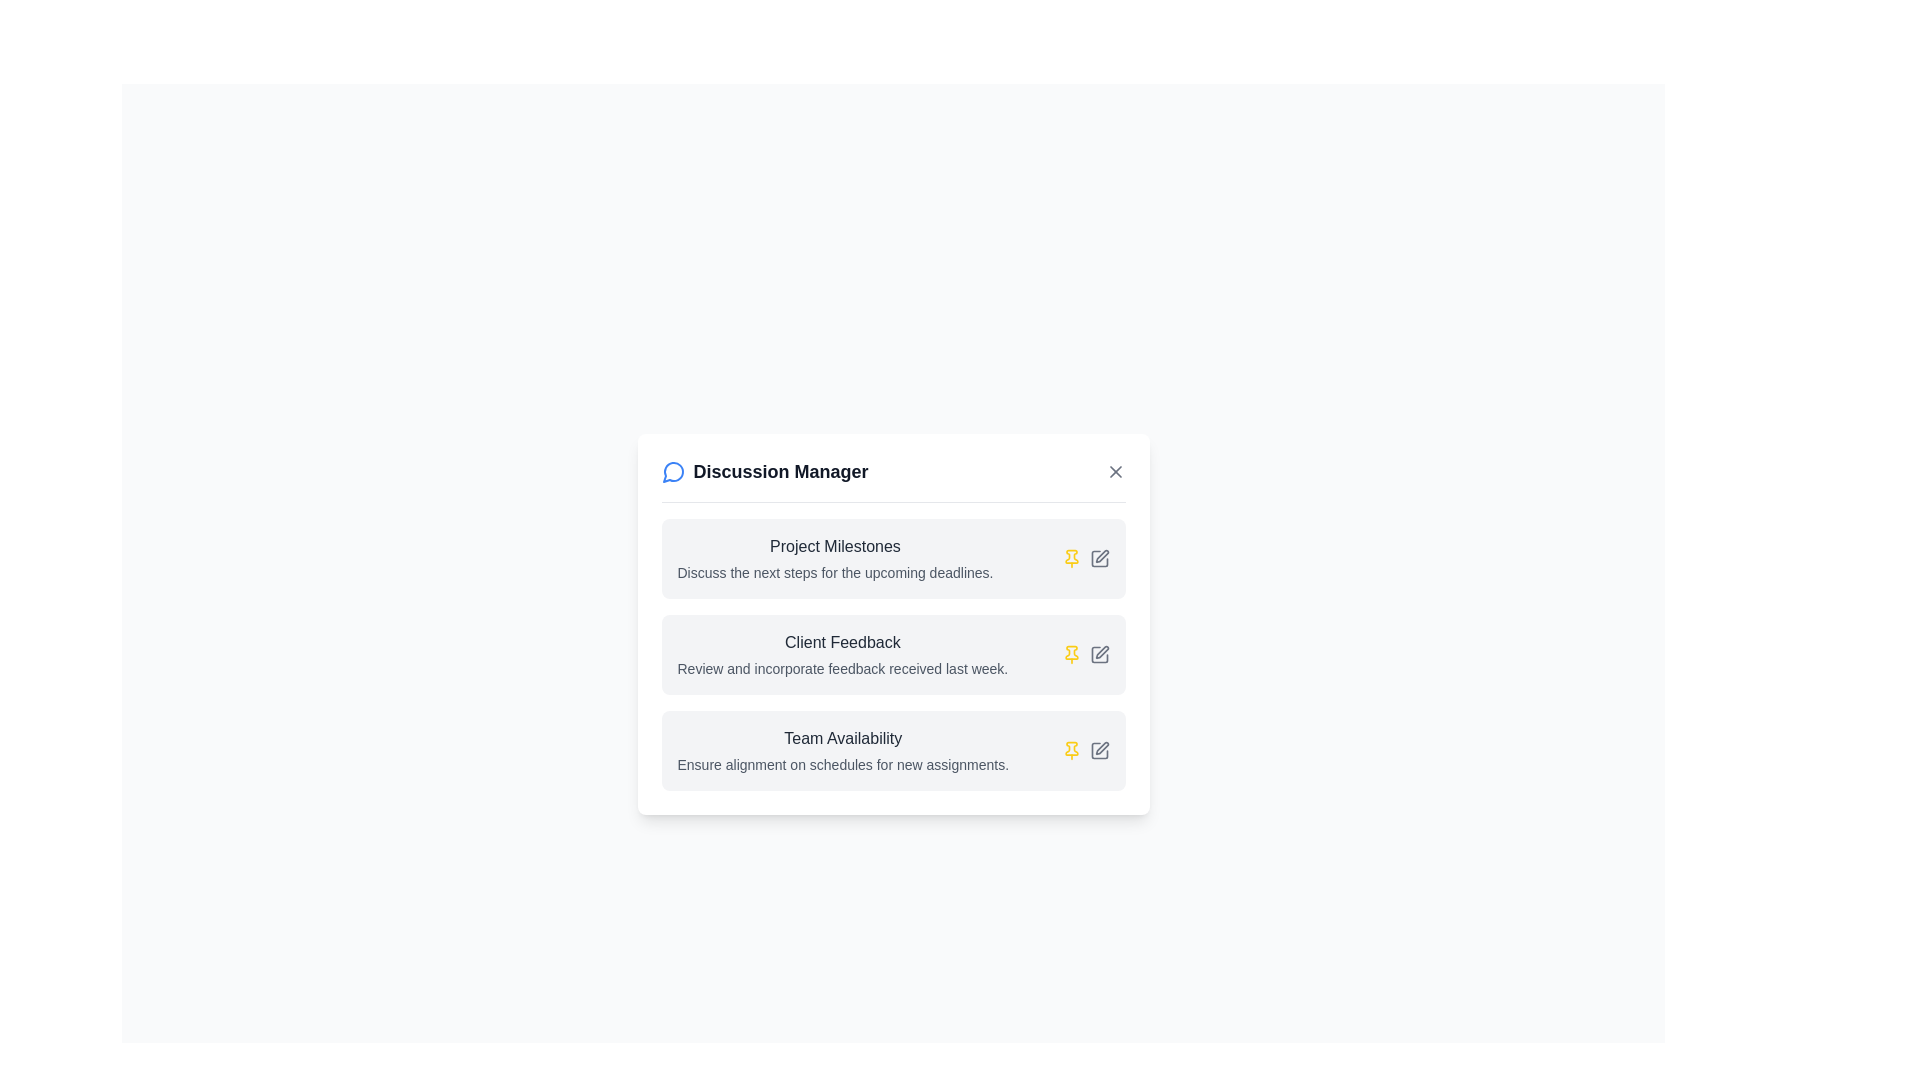 This screenshot has width=1920, height=1080. I want to click on the small gray pen icon located in the bottom-right corner of the 'Team Availability' discussion card, so click(1098, 750).